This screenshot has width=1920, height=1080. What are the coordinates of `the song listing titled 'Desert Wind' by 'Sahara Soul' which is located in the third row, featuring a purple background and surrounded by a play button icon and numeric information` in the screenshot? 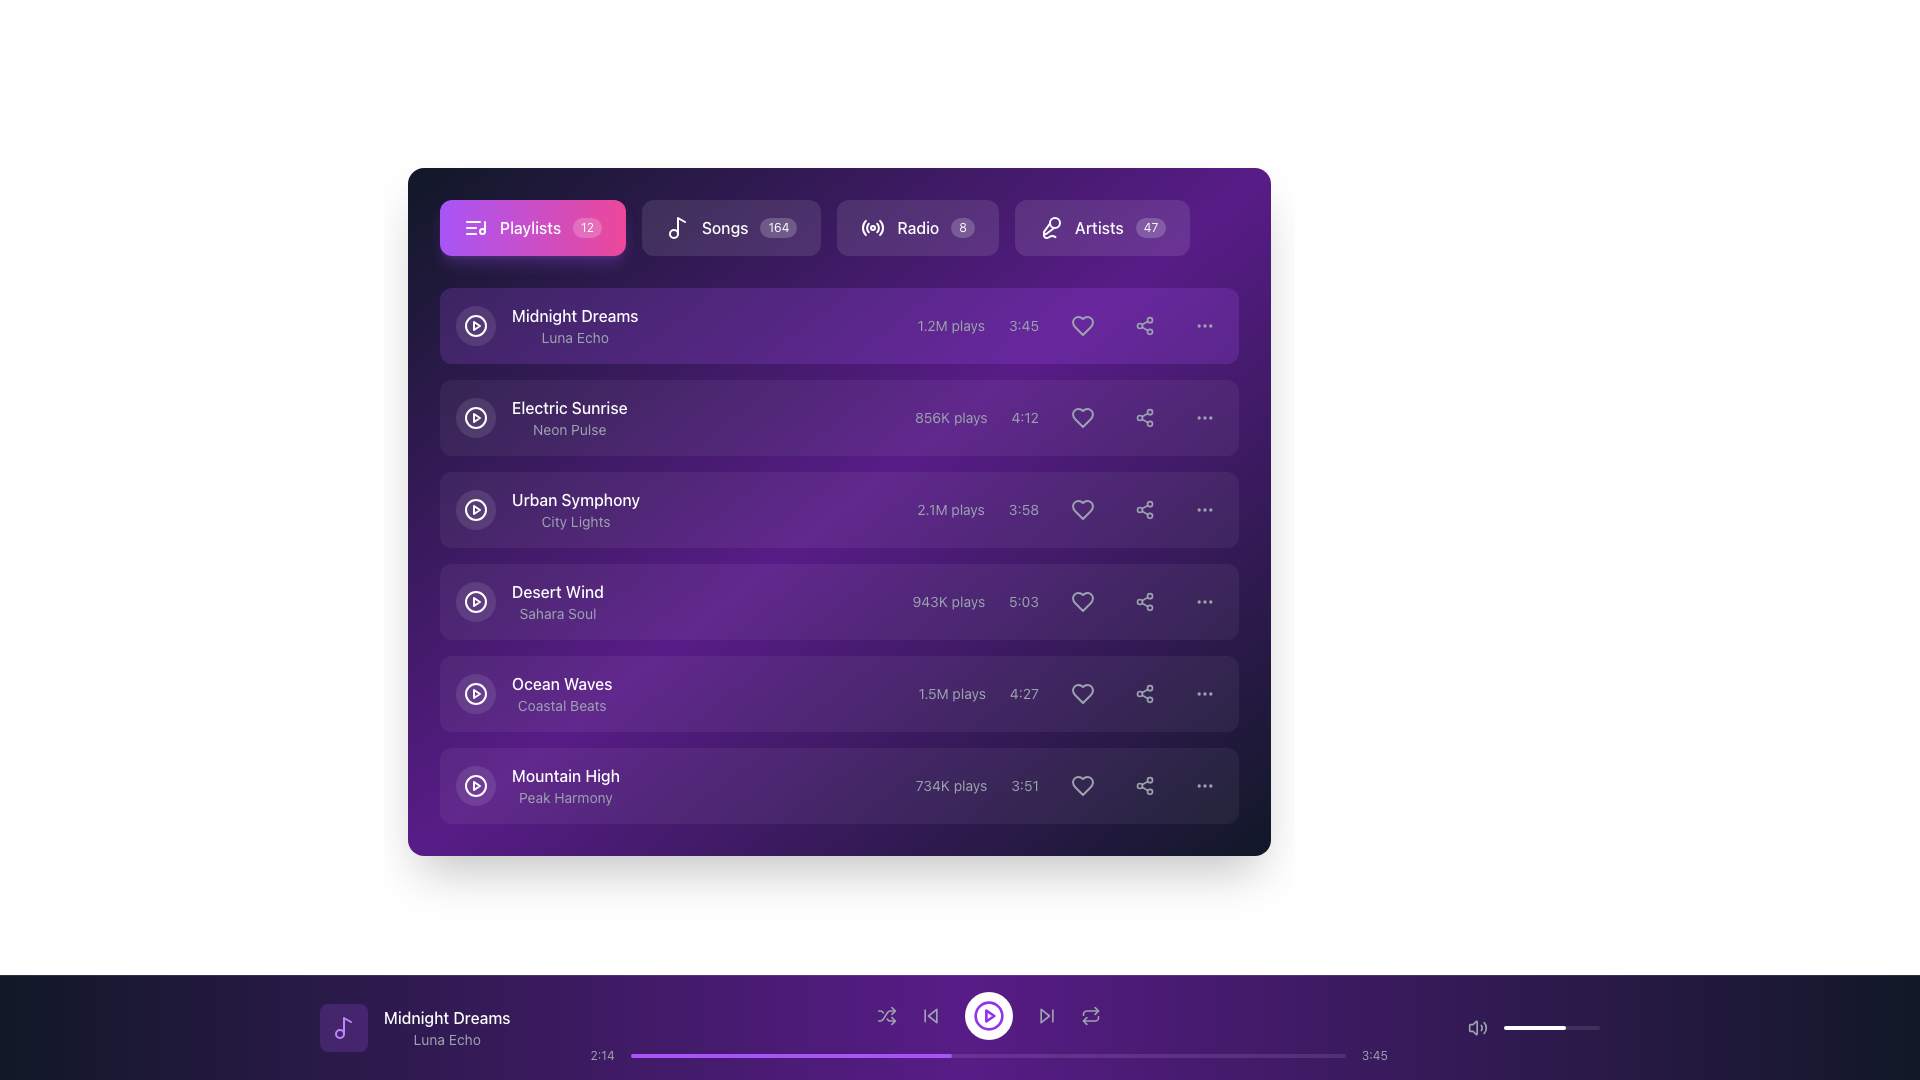 It's located at (557, 600).